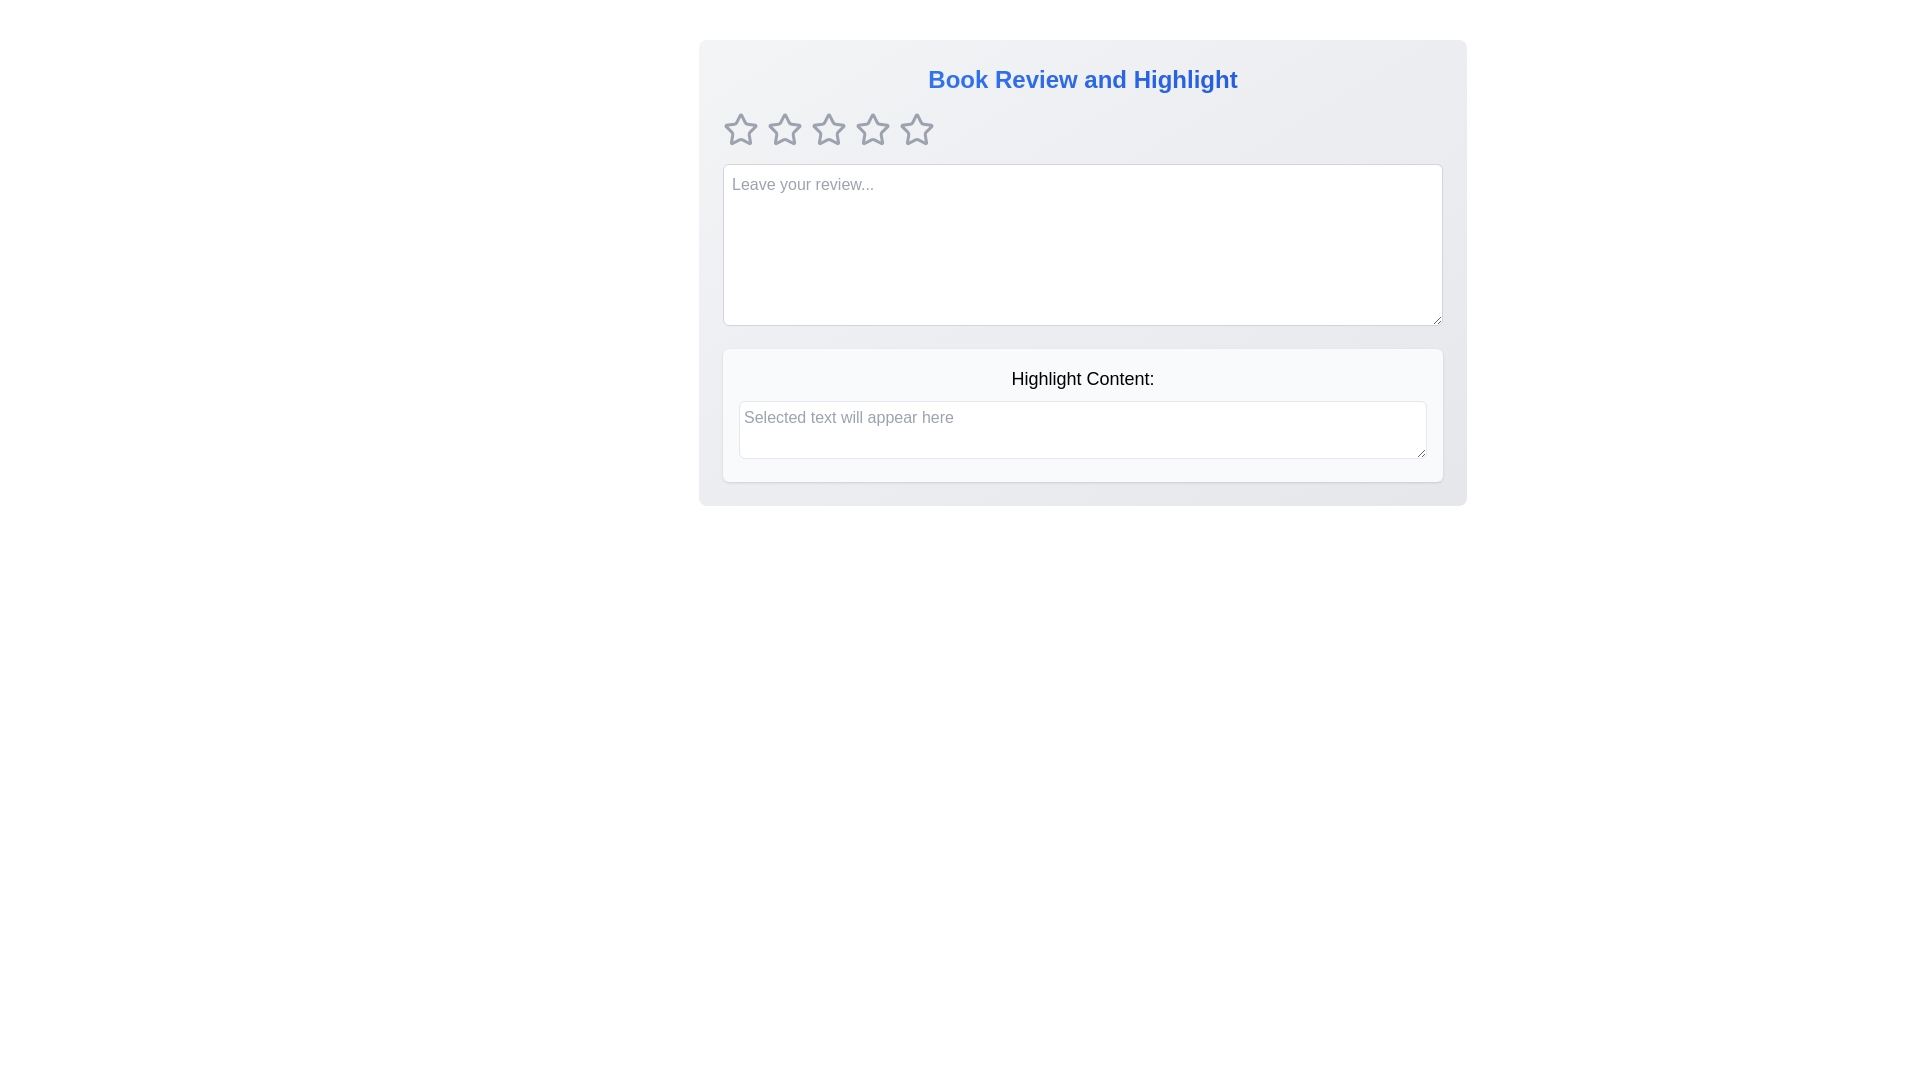 The width and height of the screenshot is (1920, 1080). Describe the element at coordinates (784, 130) in the screenshot. I see `the star rating icon corresponding to 2 stars to preview the rating` at that location.